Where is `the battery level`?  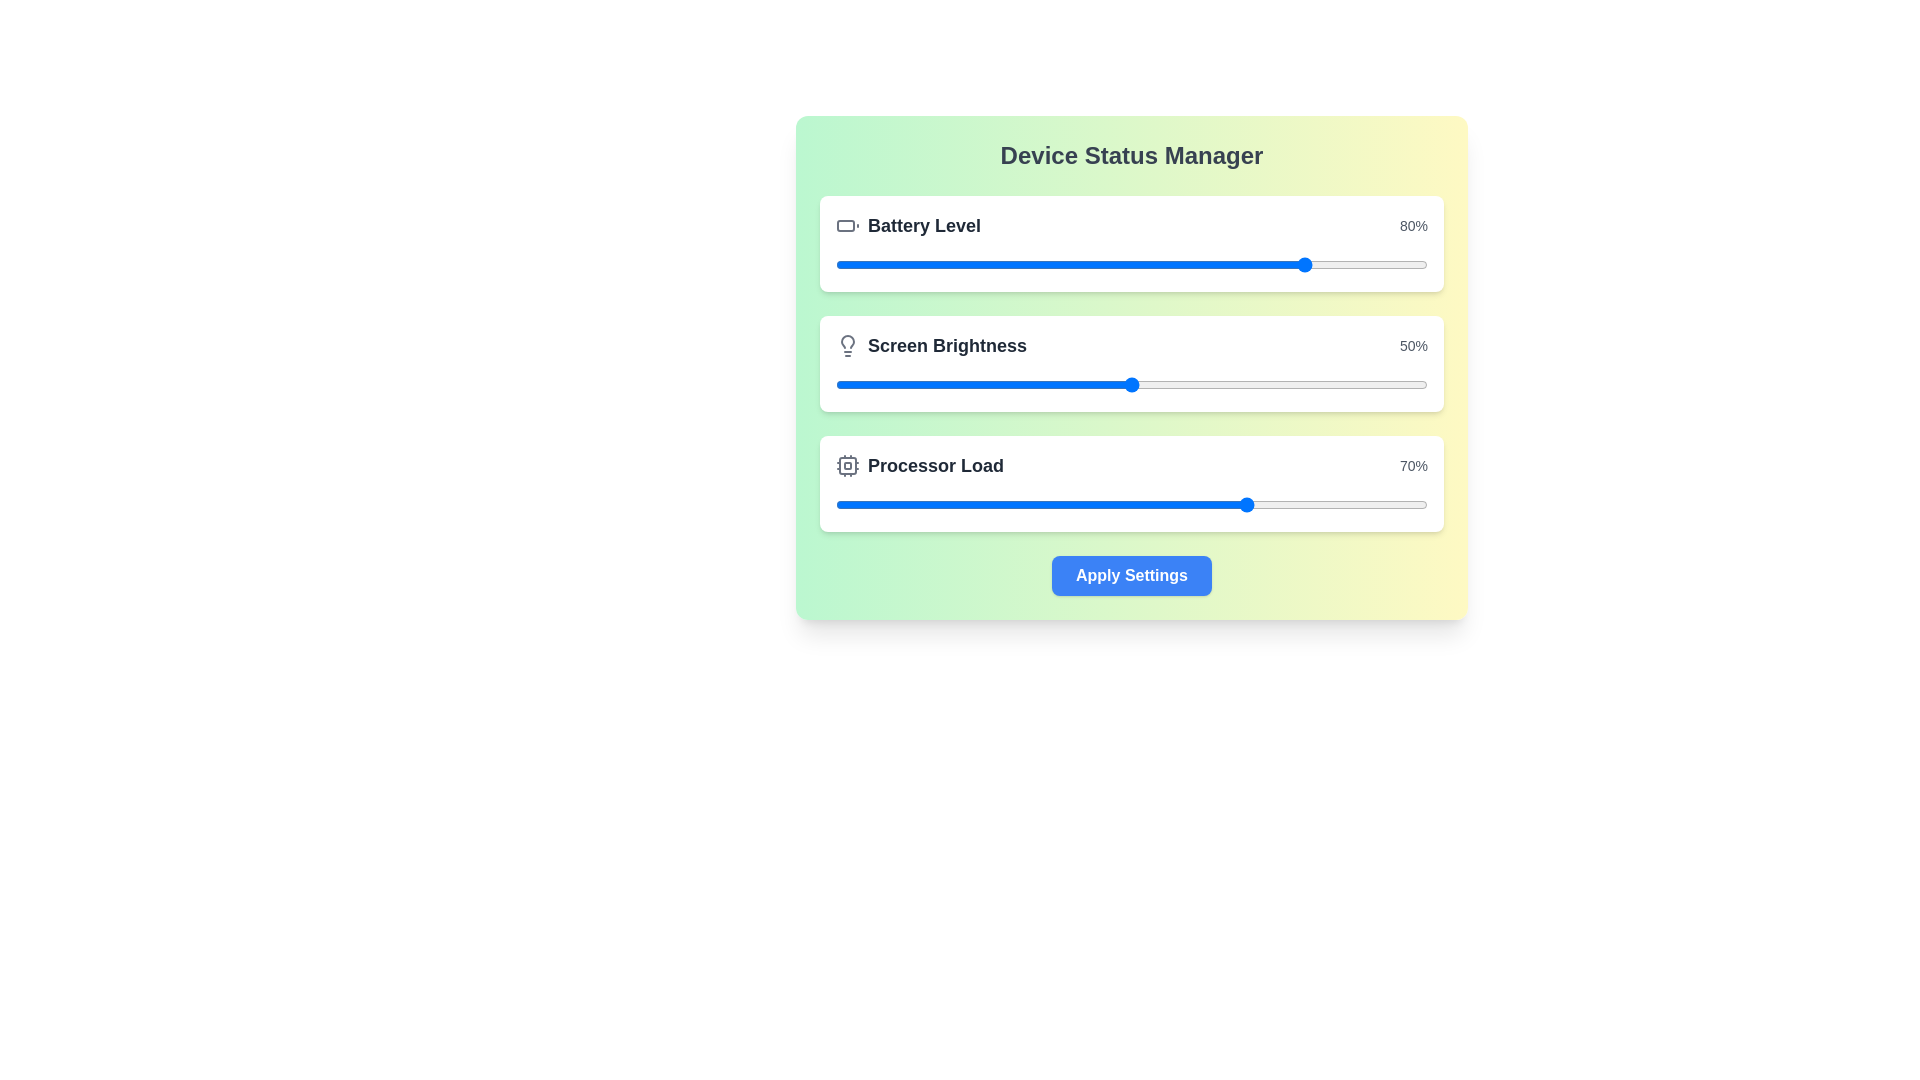 the battery level is located at coordinates (1286, 264).